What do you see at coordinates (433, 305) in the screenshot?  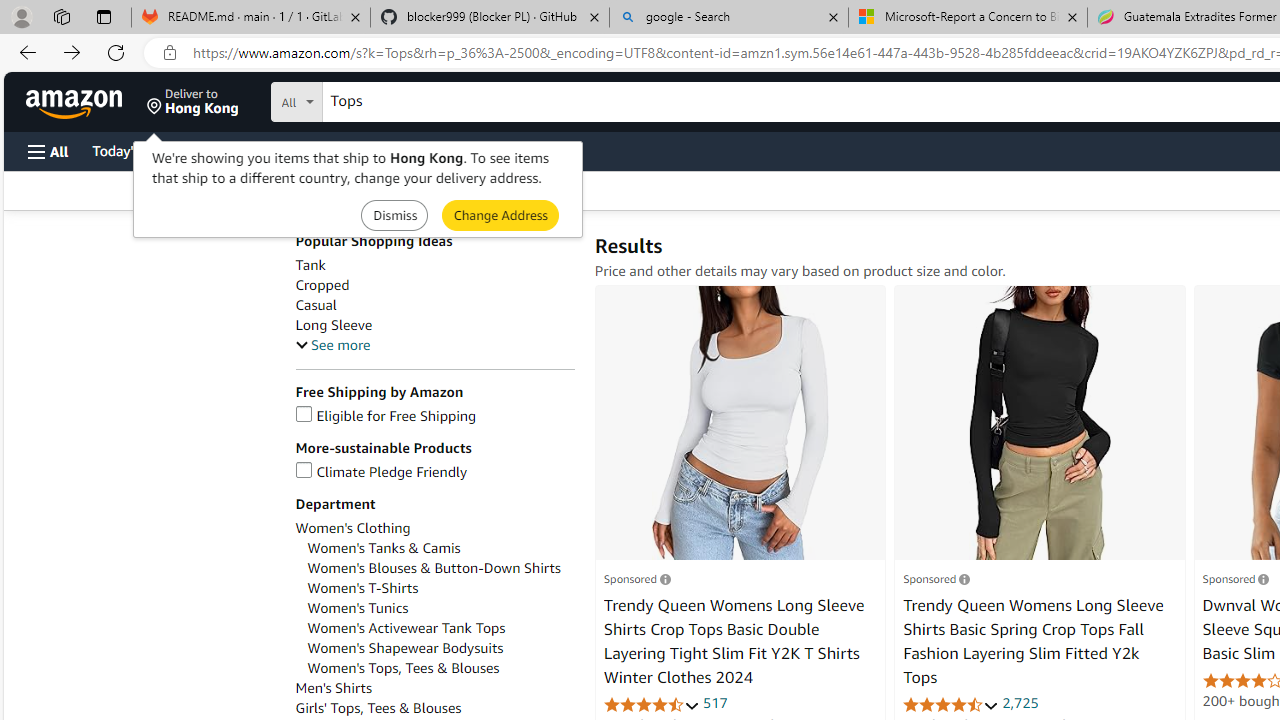 I see `'Casual'` at bounding box center [433, 305].